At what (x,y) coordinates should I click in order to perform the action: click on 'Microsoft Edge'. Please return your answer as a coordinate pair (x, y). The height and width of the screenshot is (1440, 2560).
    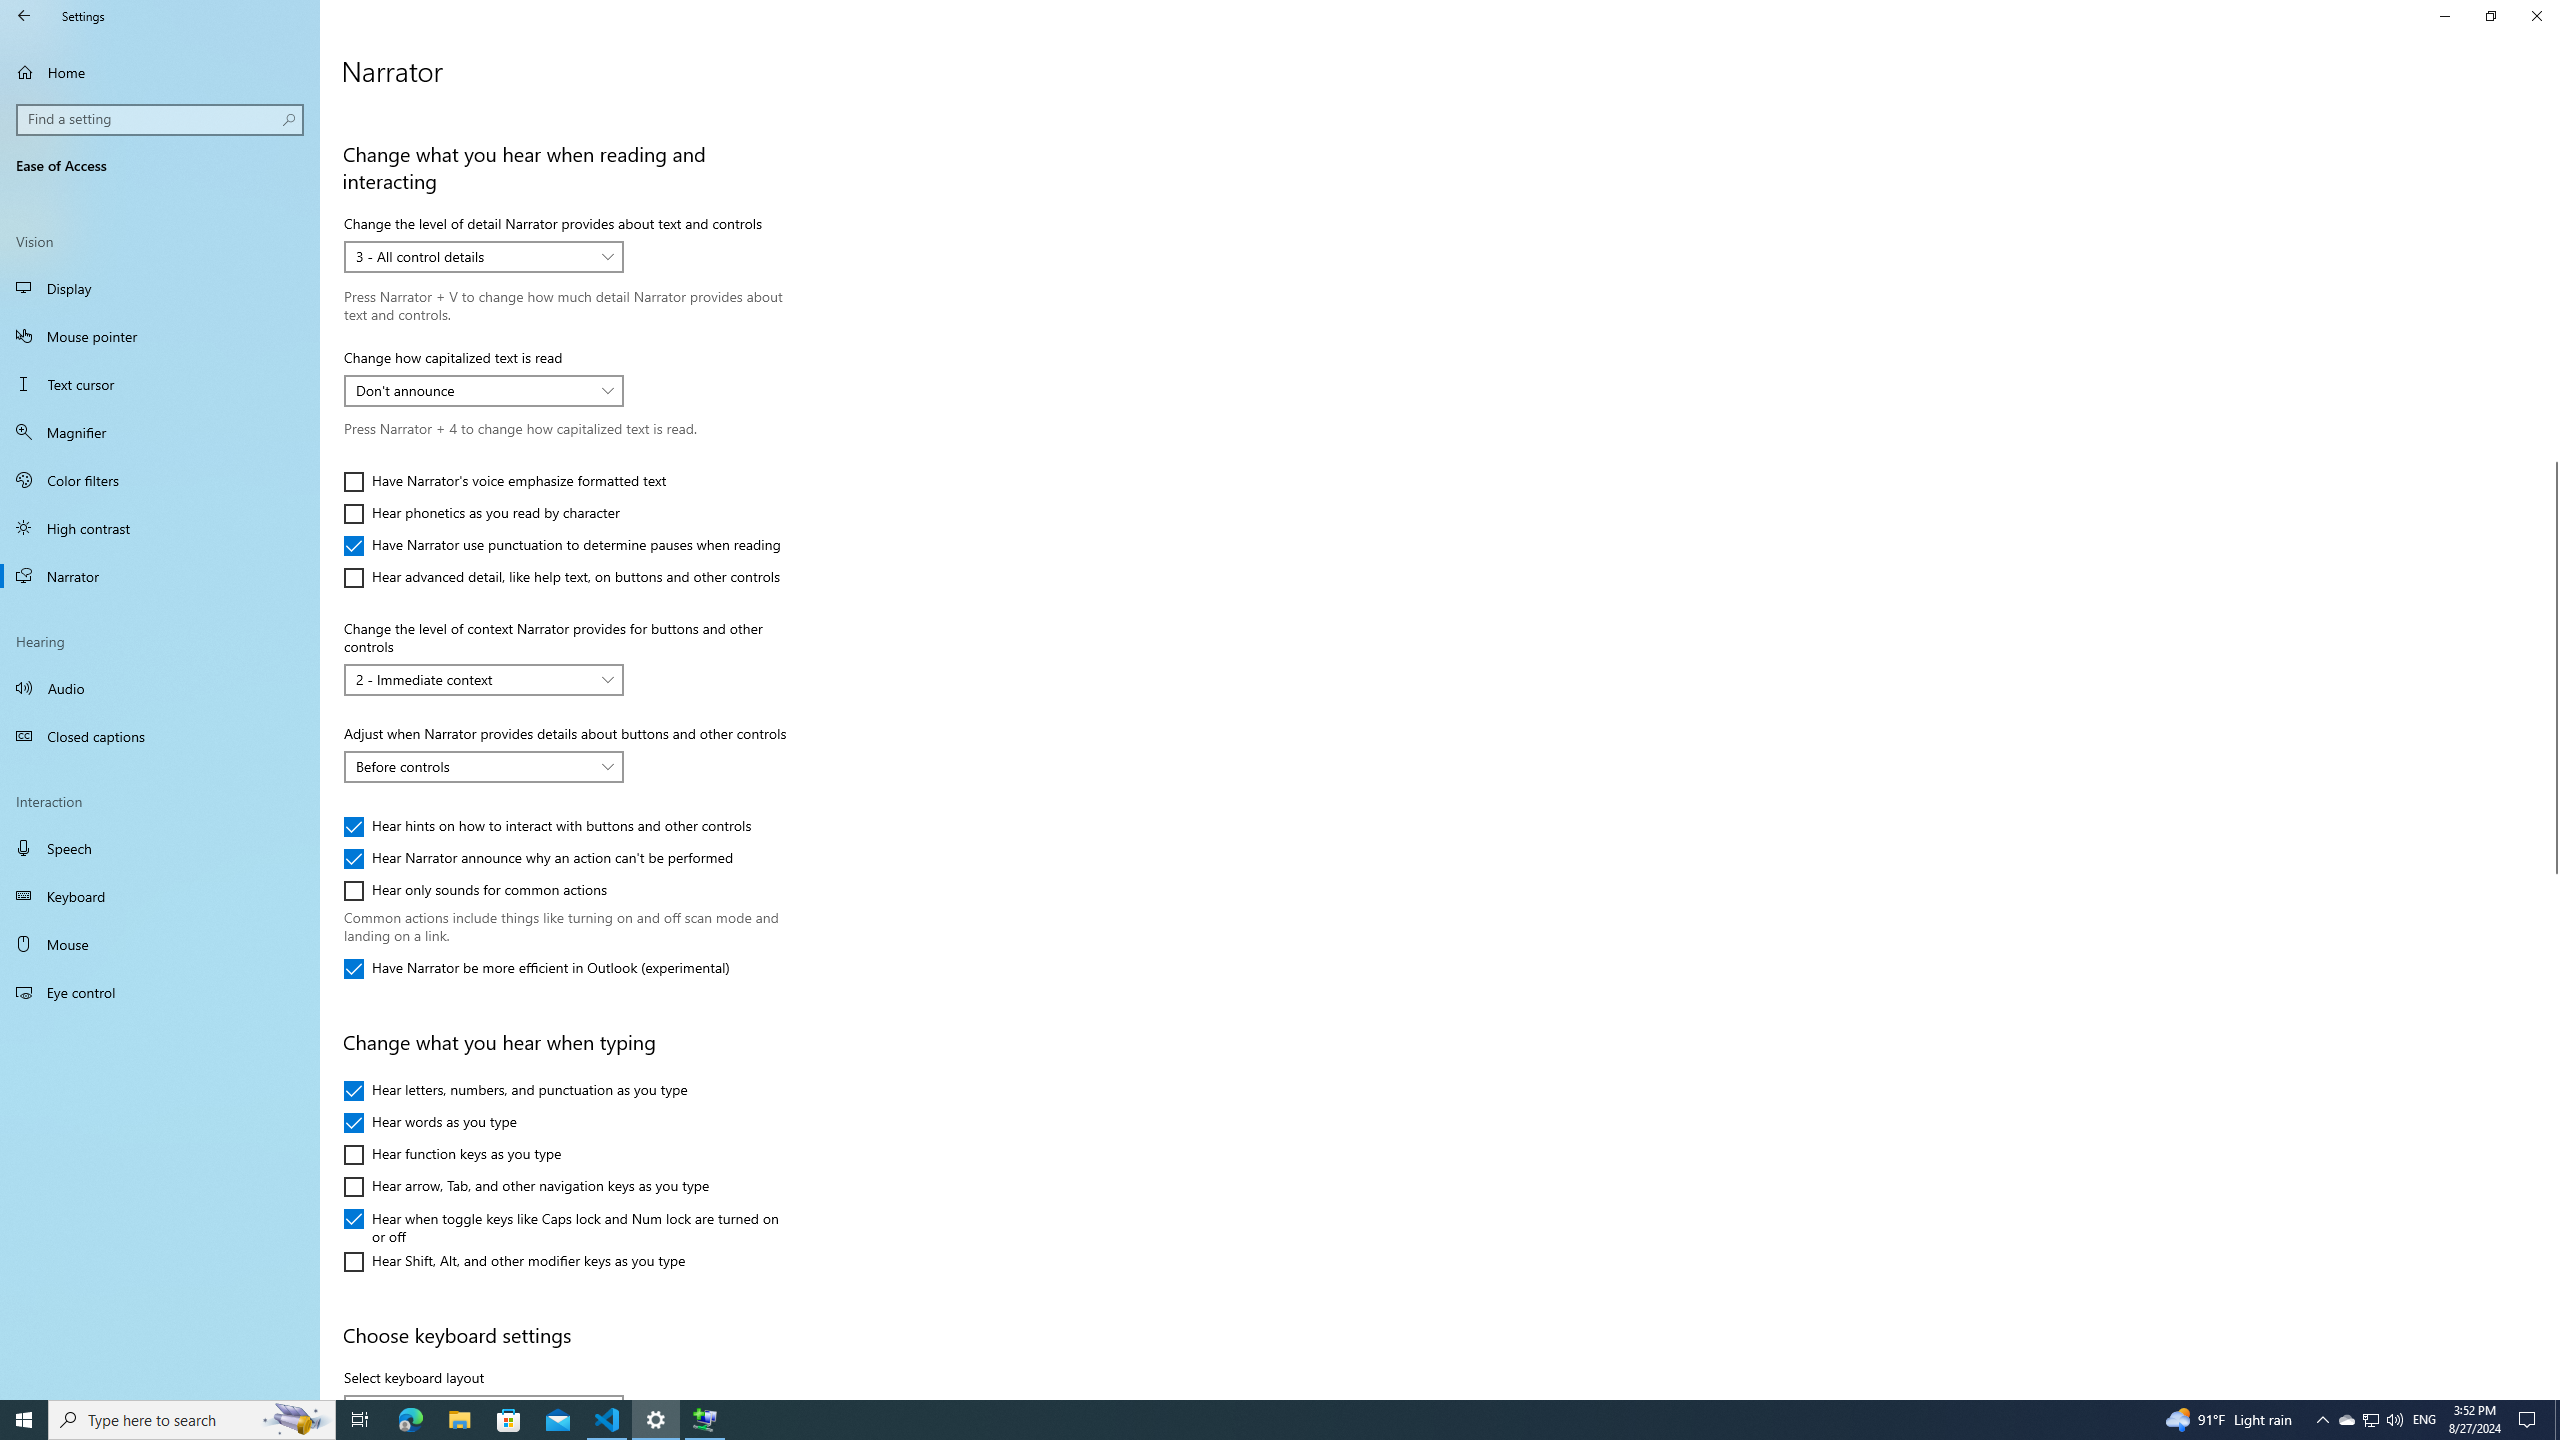
    Looking at the image, I should click on (409, 1418).